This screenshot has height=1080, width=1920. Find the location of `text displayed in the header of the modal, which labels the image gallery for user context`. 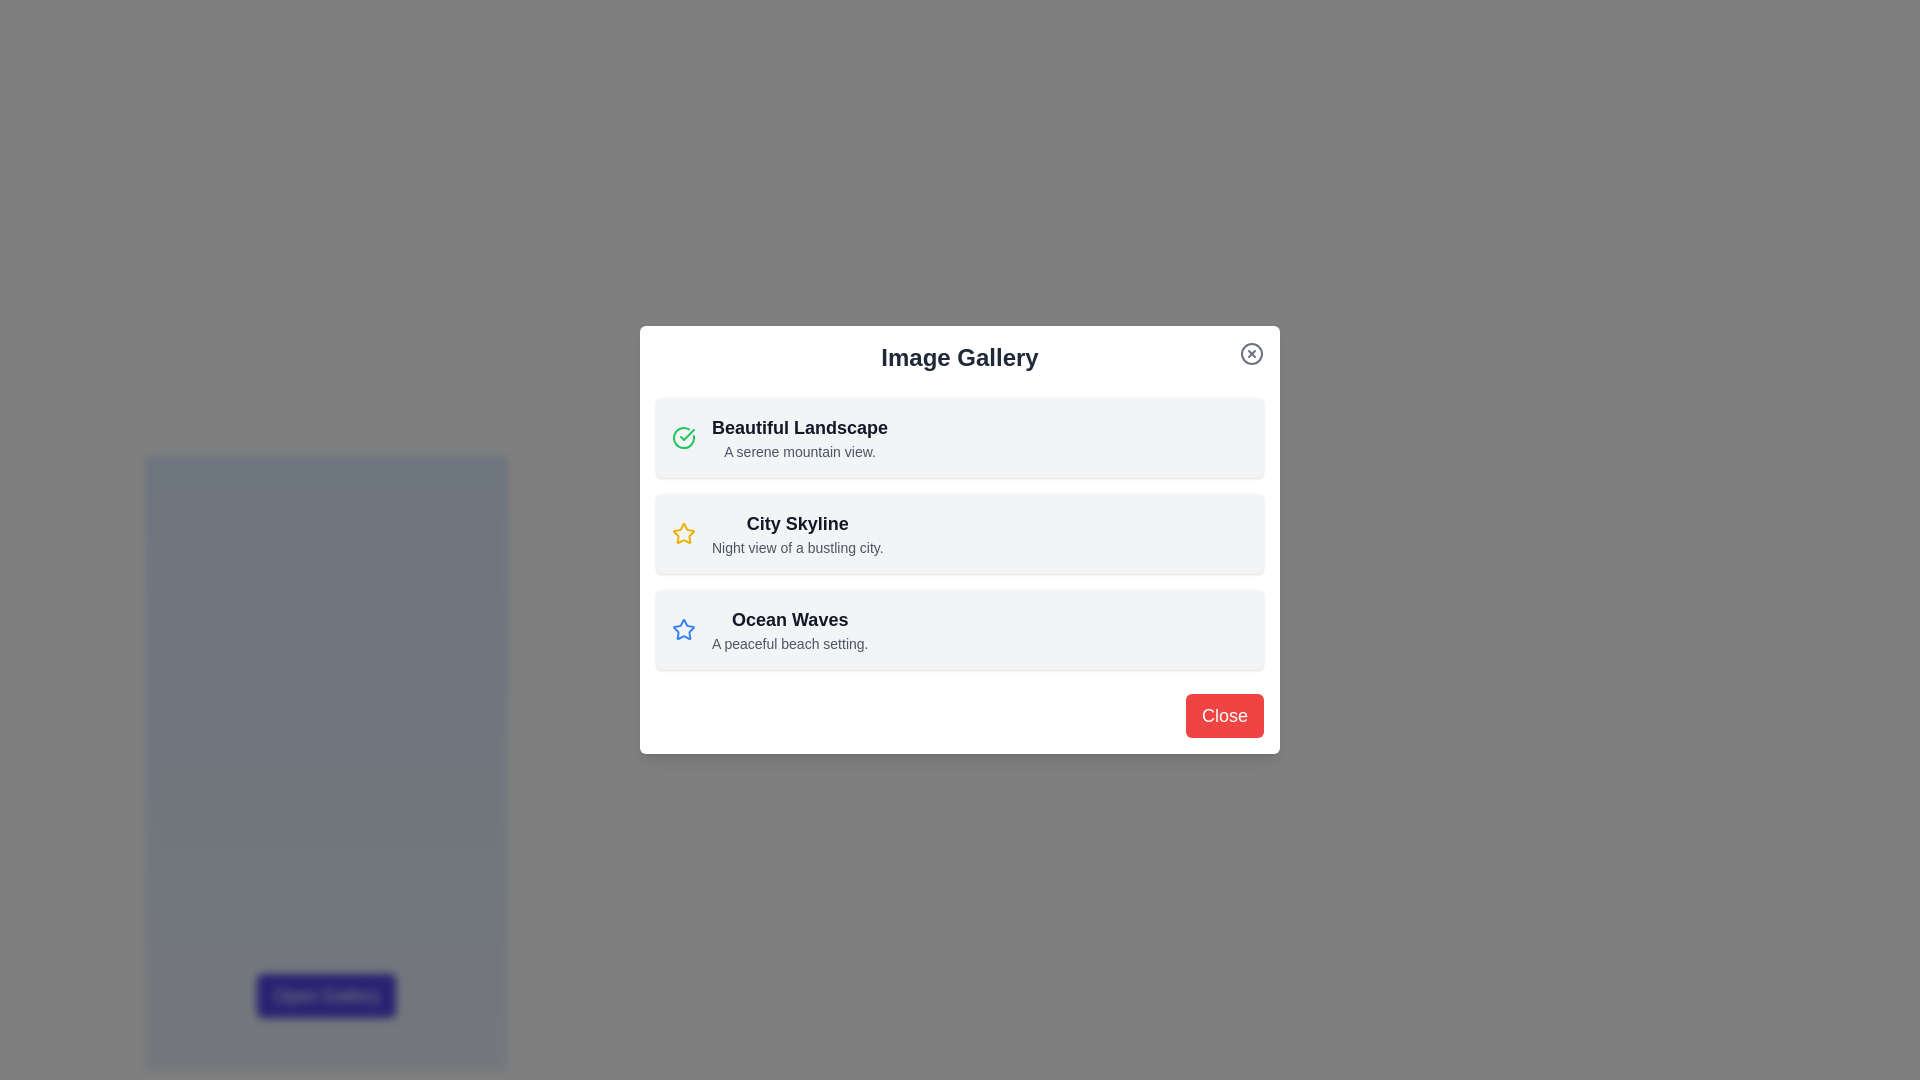

text displayed in the header of the modal, which labels the image gallery for user context is located at coordinates (960, 357).